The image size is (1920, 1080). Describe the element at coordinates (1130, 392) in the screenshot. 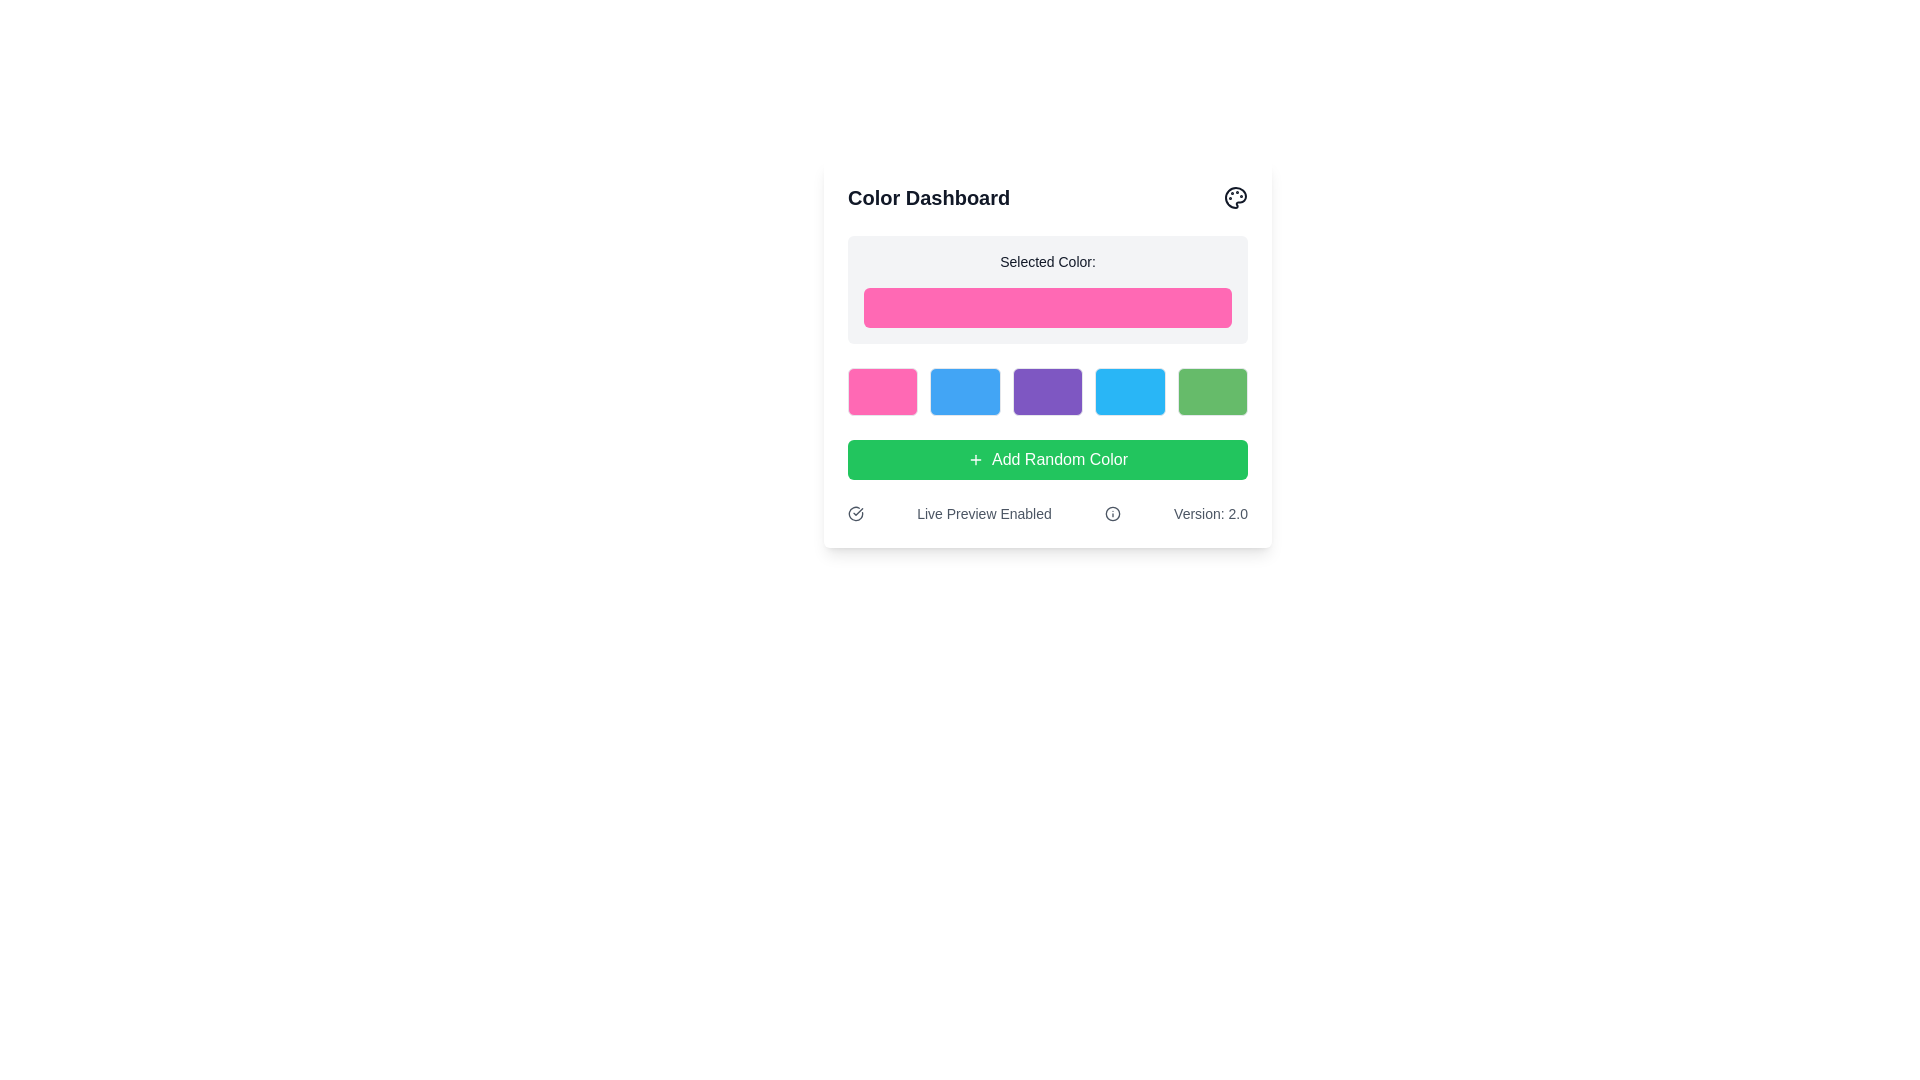

I see `the blue color selection button, which is the fourth button in a row of five buttons on the Color Dashboard interface, positioned between the purple button and the green button` at that location.